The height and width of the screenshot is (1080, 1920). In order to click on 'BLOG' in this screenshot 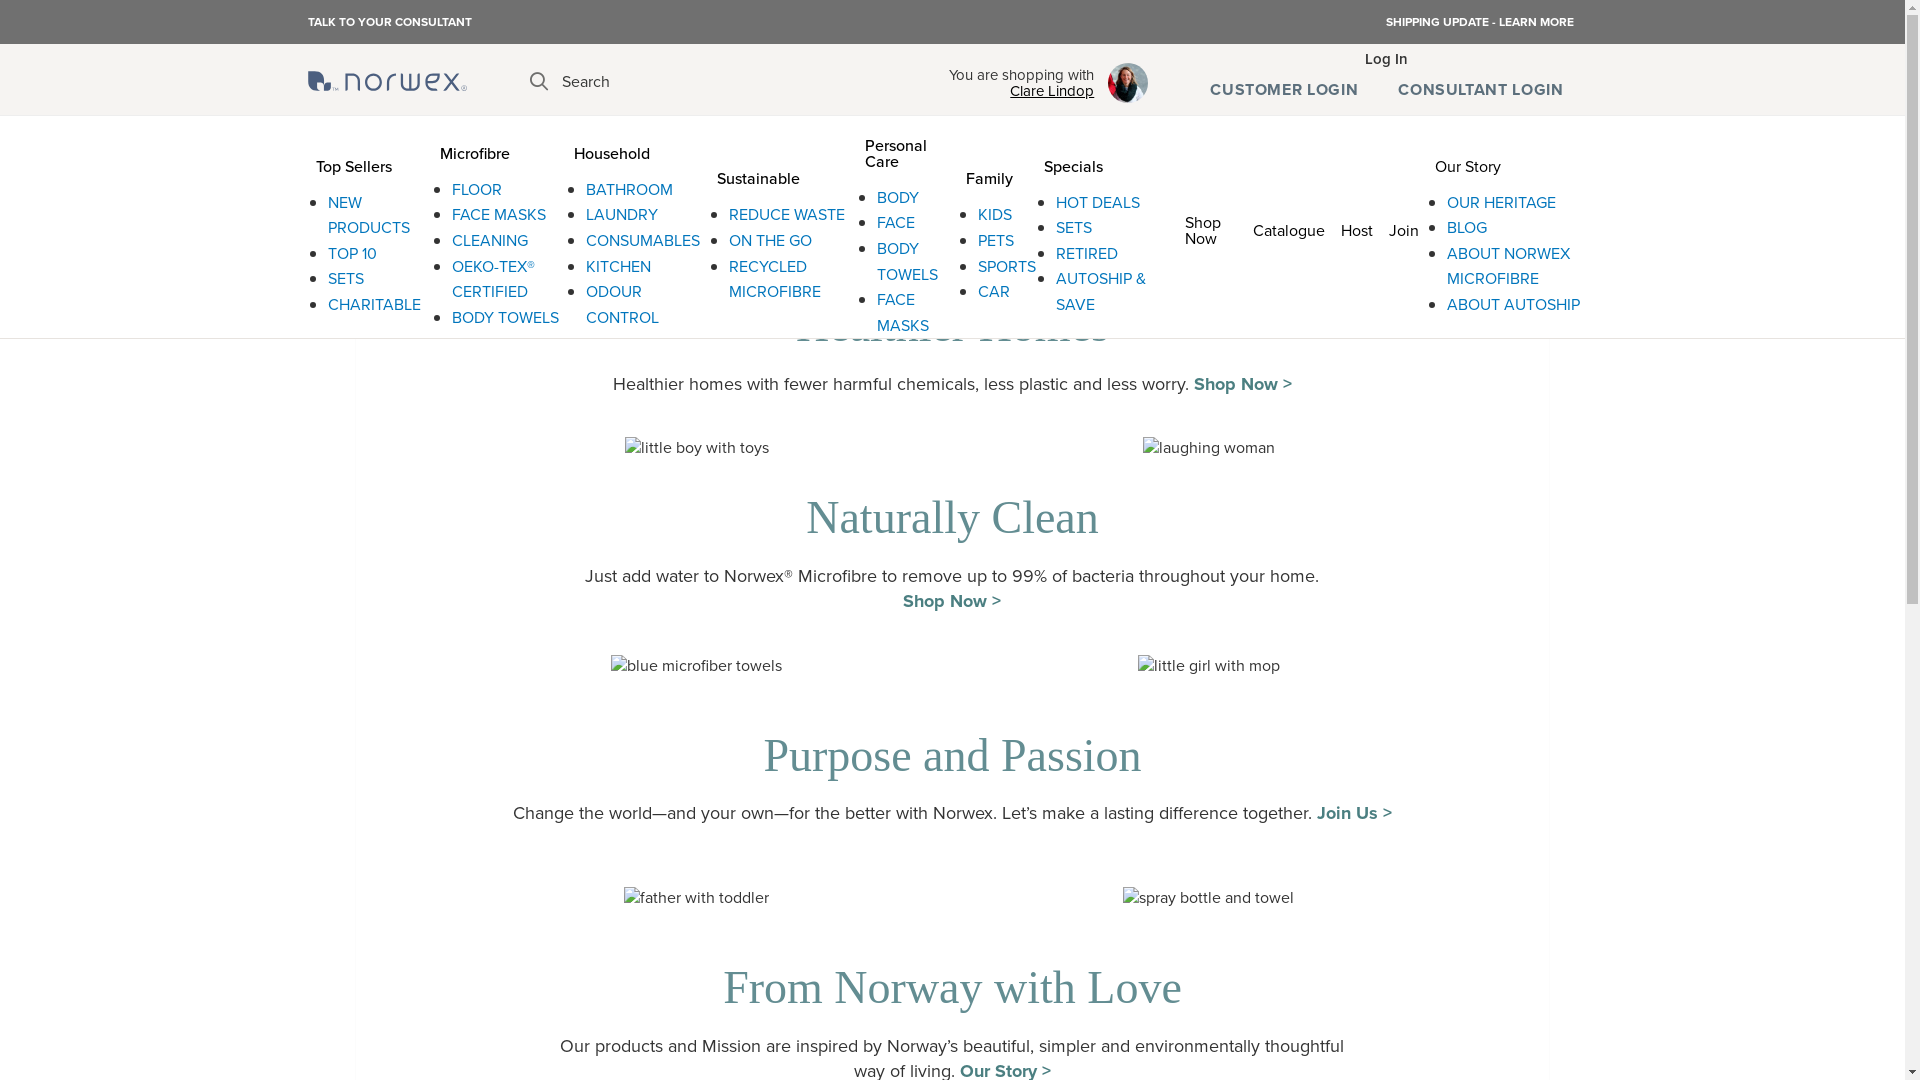, I will do `click(1467, 226)`.